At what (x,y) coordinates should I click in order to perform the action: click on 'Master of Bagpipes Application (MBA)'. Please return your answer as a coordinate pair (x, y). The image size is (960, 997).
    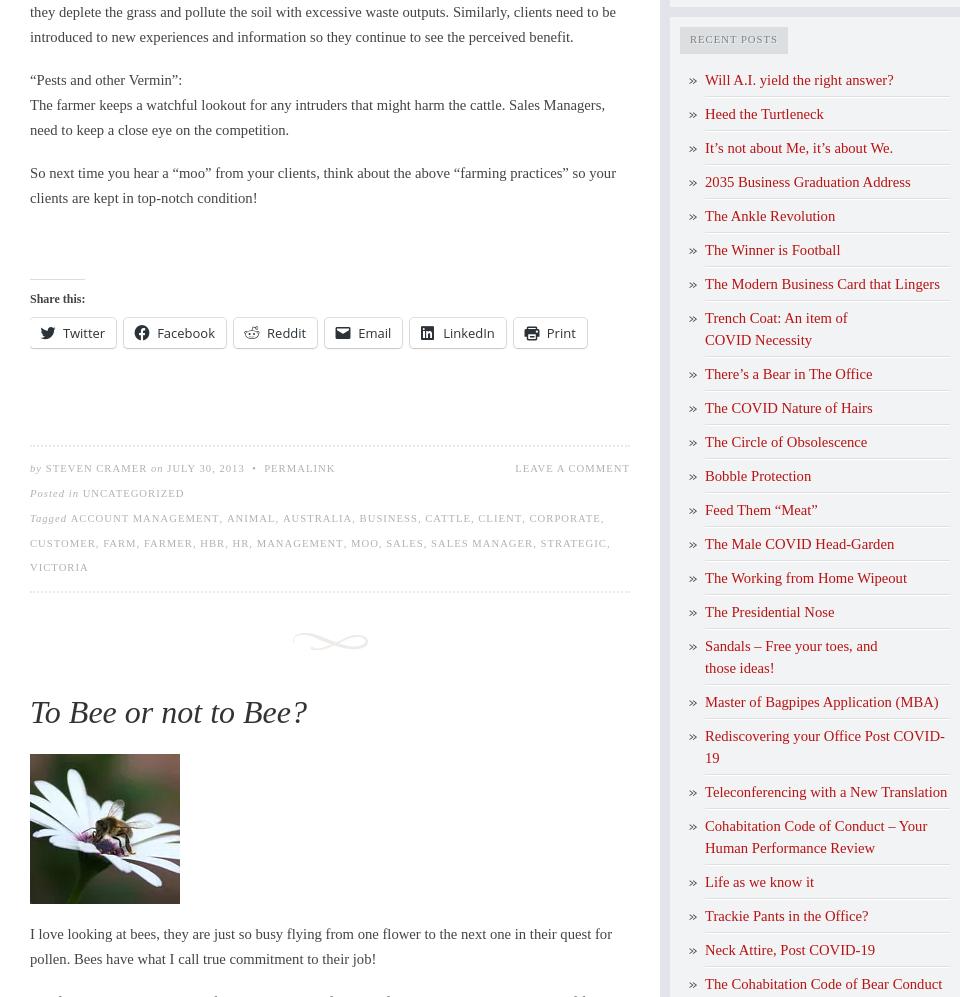
    Looking at the image, I should click on (821, 699).